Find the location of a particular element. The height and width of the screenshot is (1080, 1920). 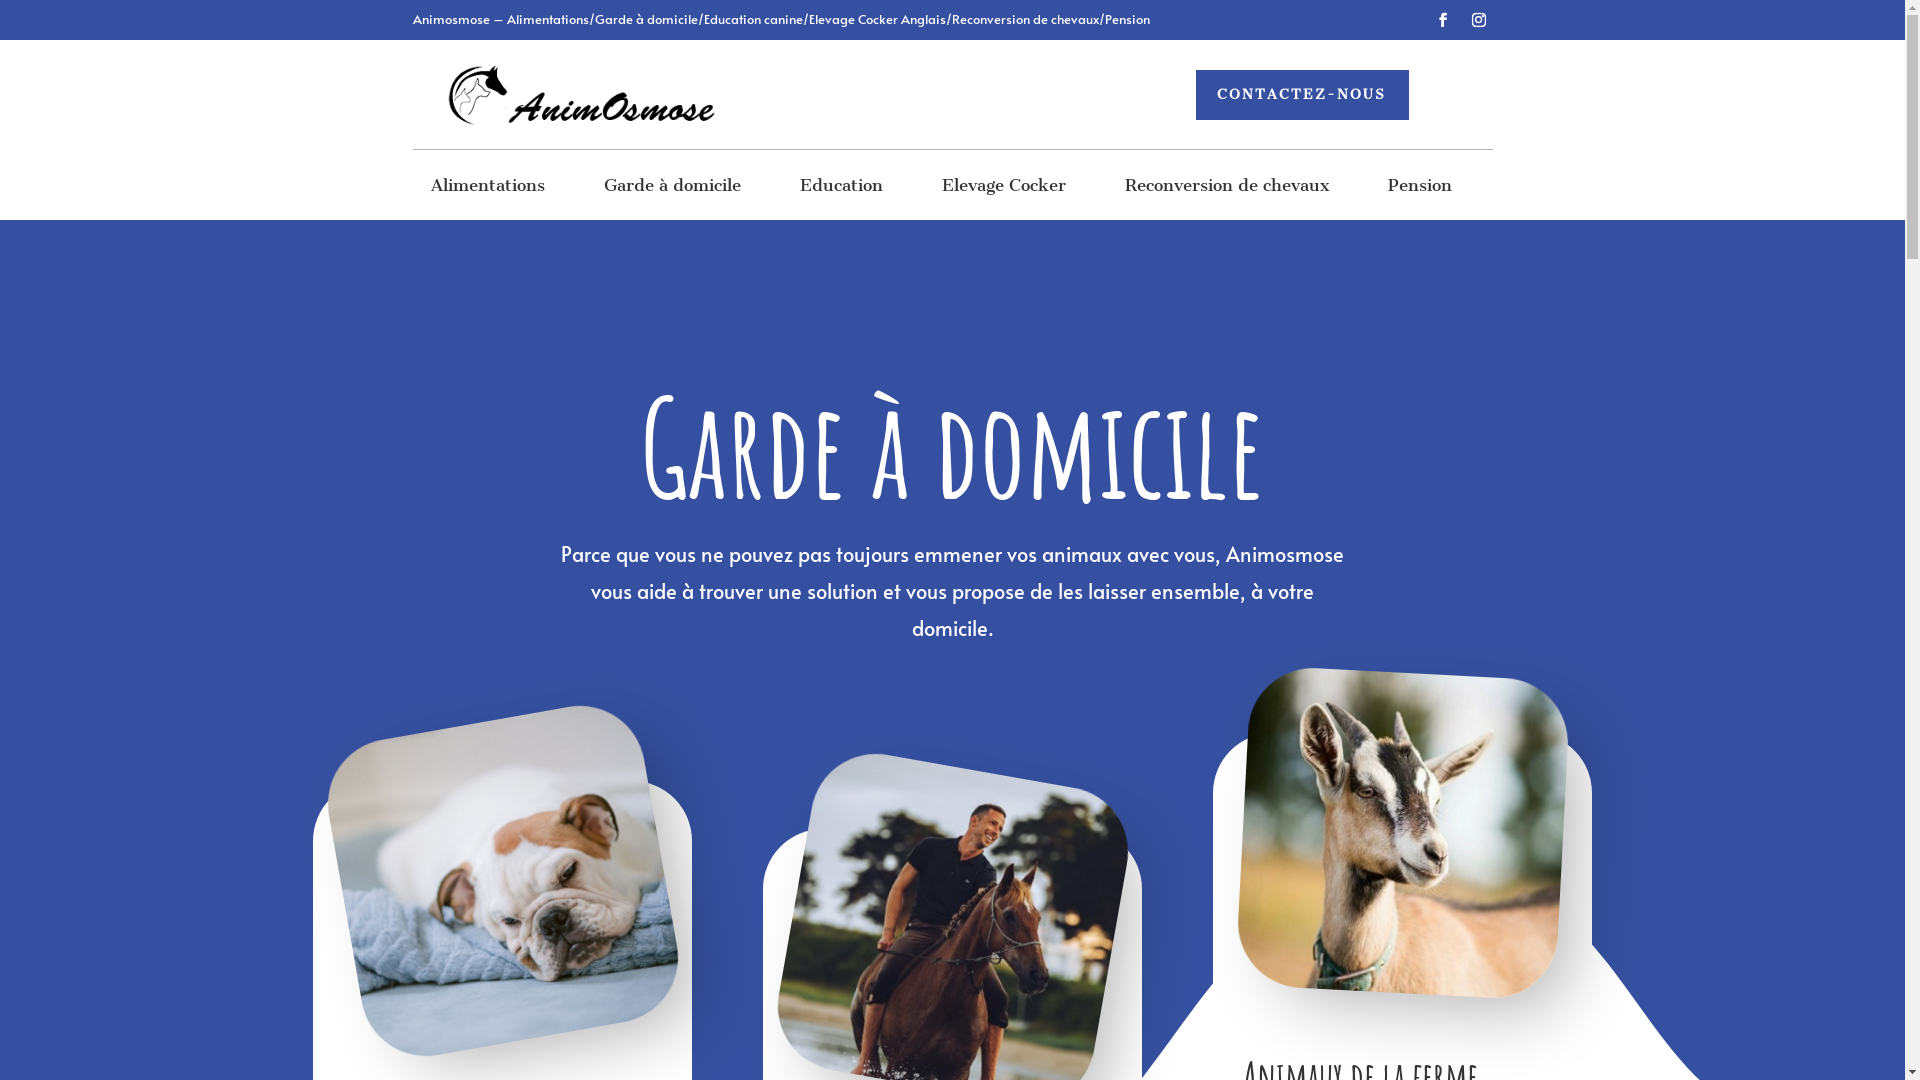

'CONTACTEZ-NOUS' is located at coordinates (1302, 95).